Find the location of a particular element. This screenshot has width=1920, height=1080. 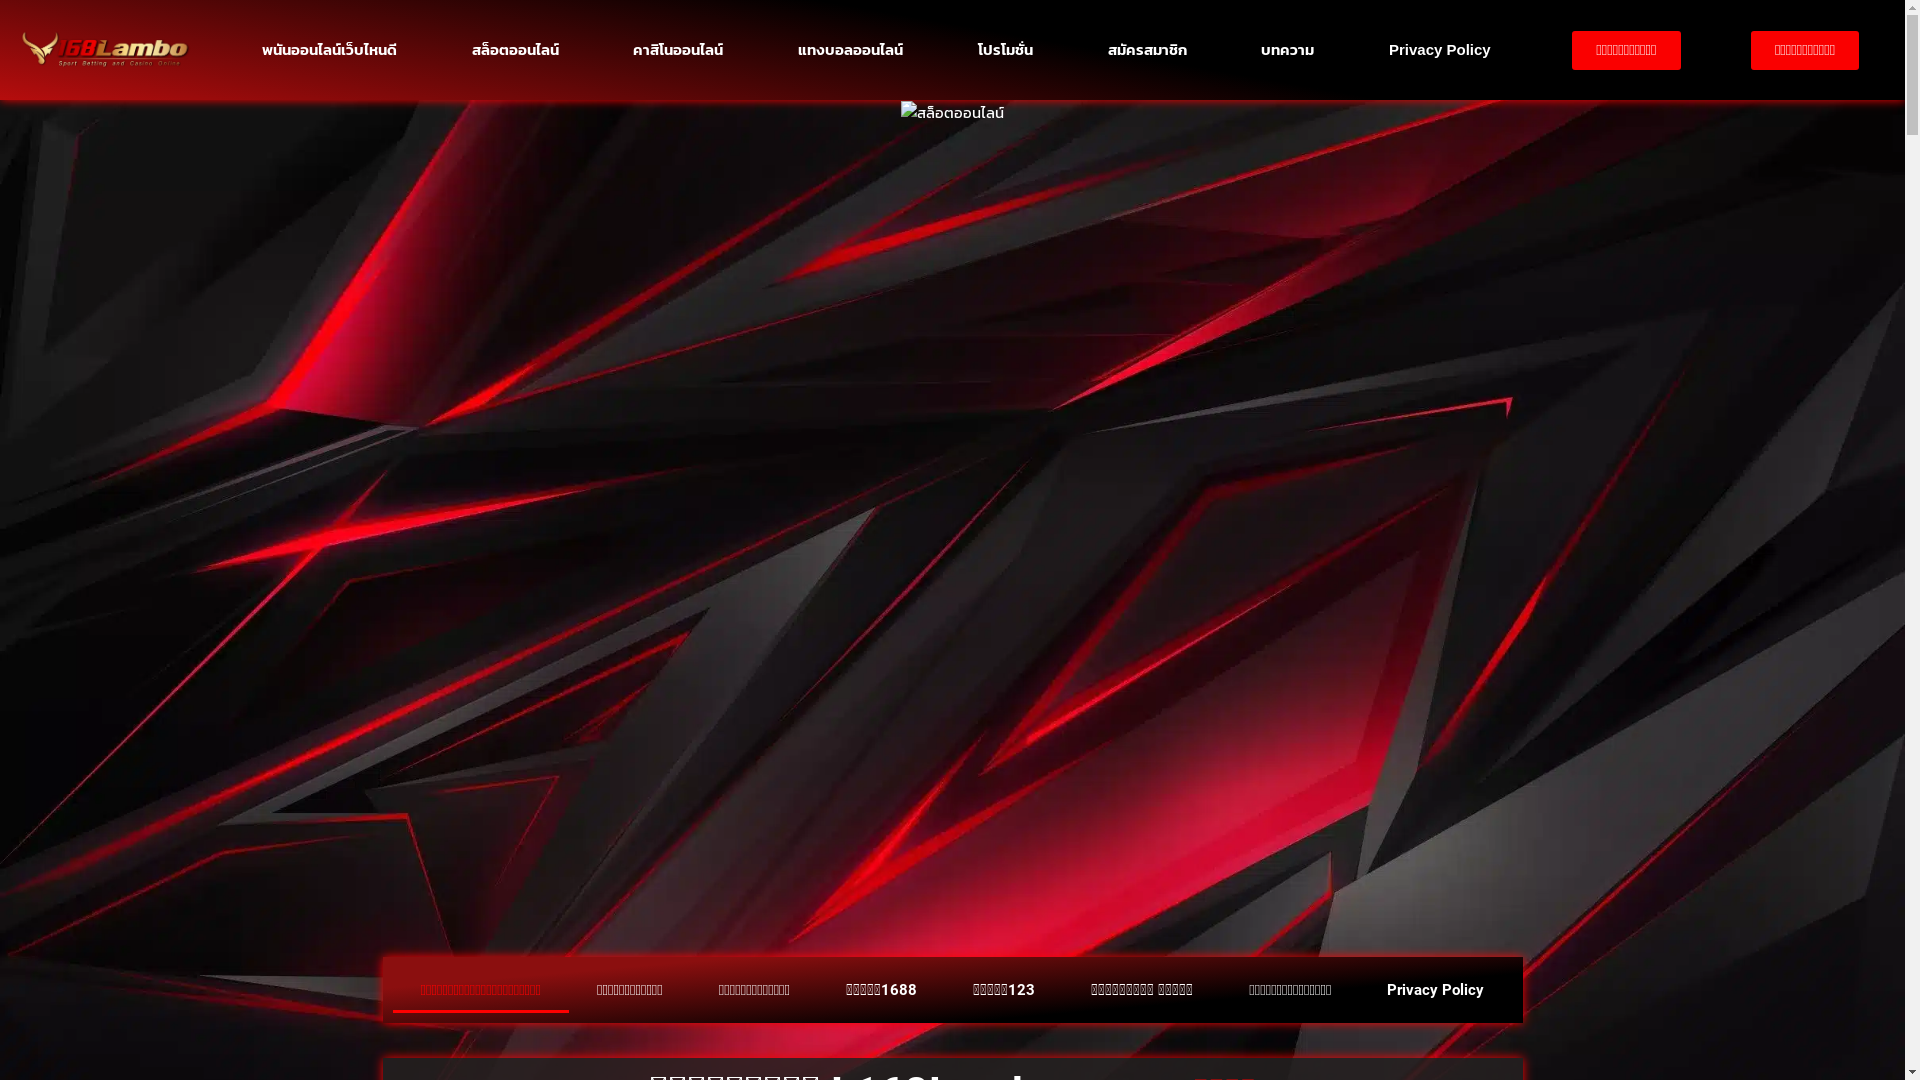

'Privacy Policy' is located at coordinates (1434, 990).